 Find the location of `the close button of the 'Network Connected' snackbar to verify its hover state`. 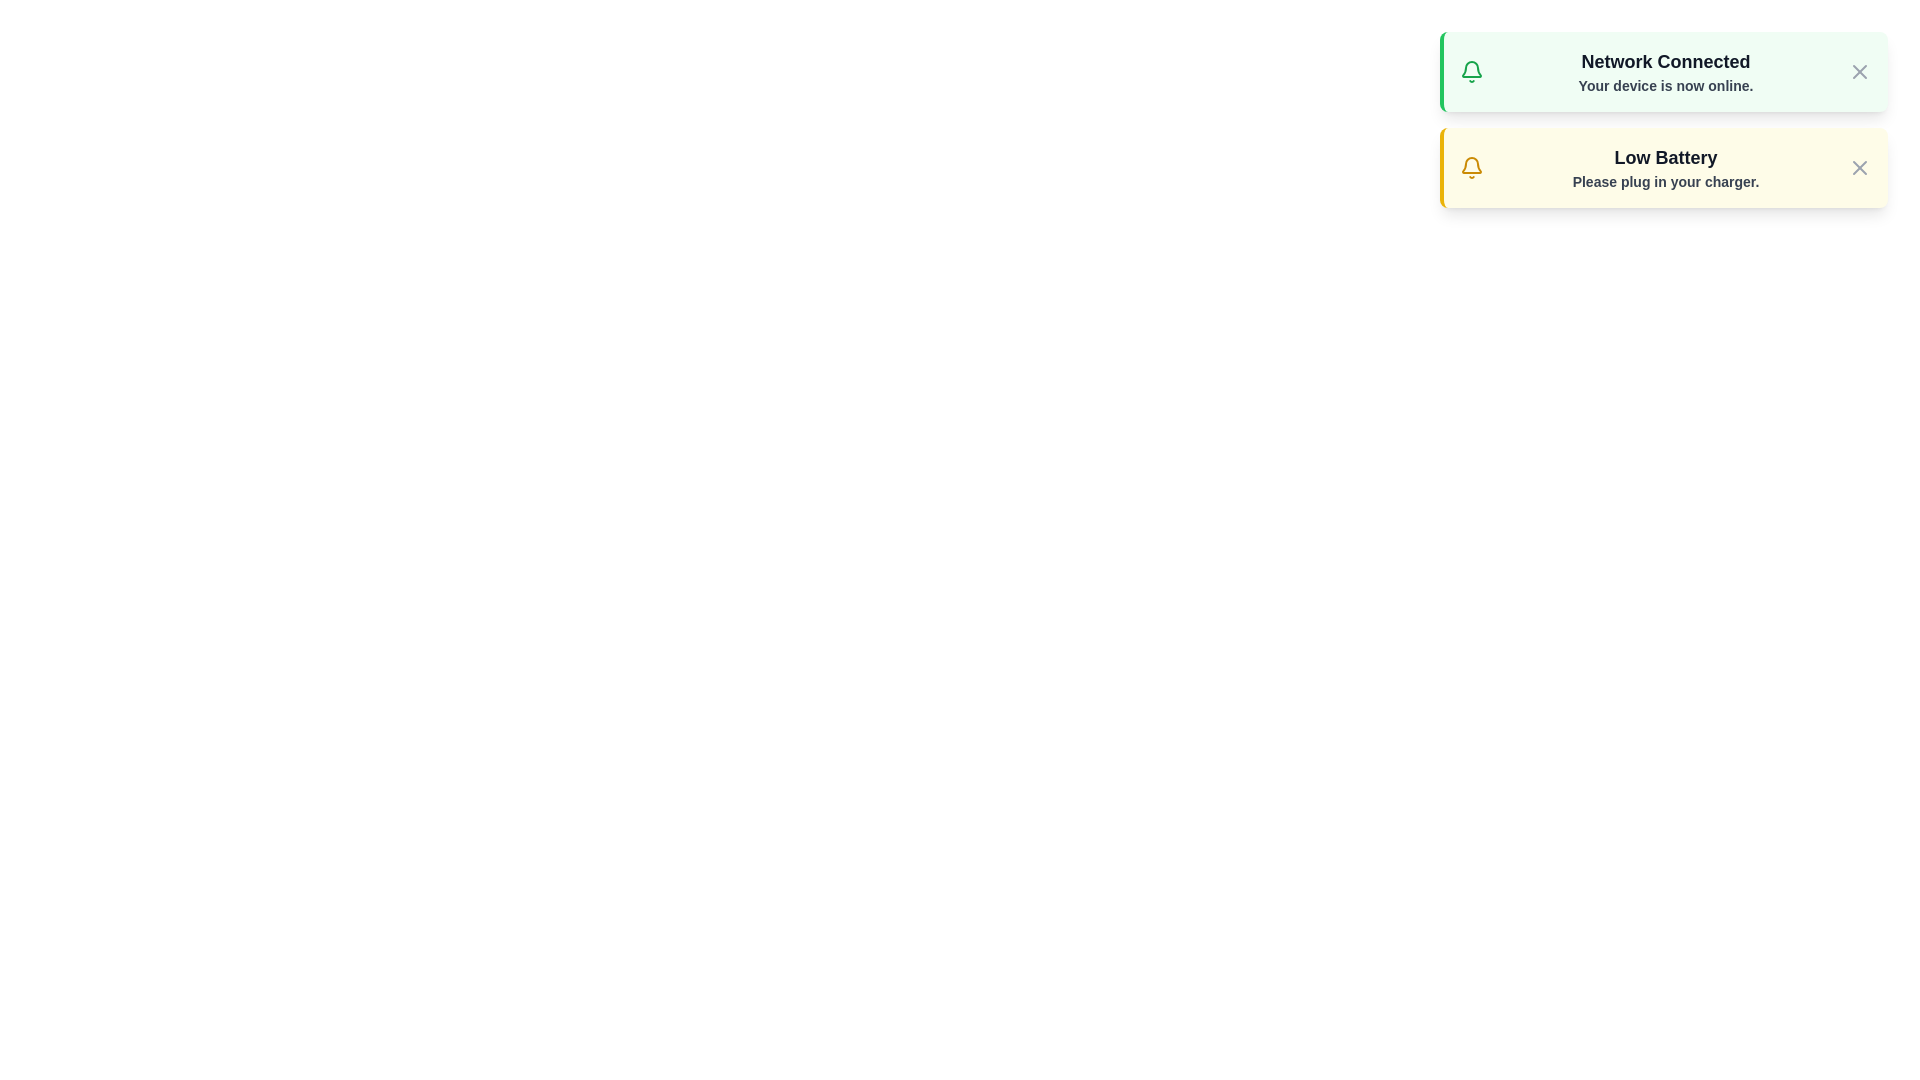

the close button of the 'Network Connected' snackbar to verify its hover state is located at coordinates (1859, 71).